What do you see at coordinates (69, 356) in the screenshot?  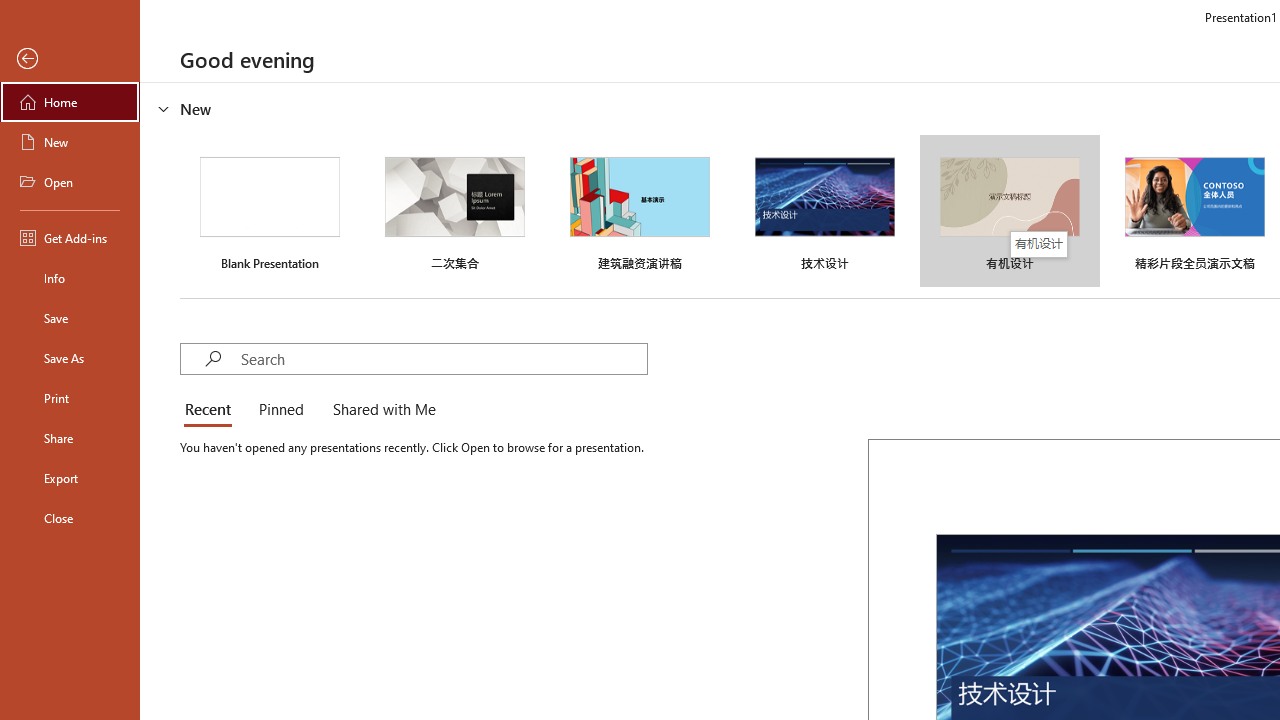 I see `'Save As'` at bounding box center [69, 356].